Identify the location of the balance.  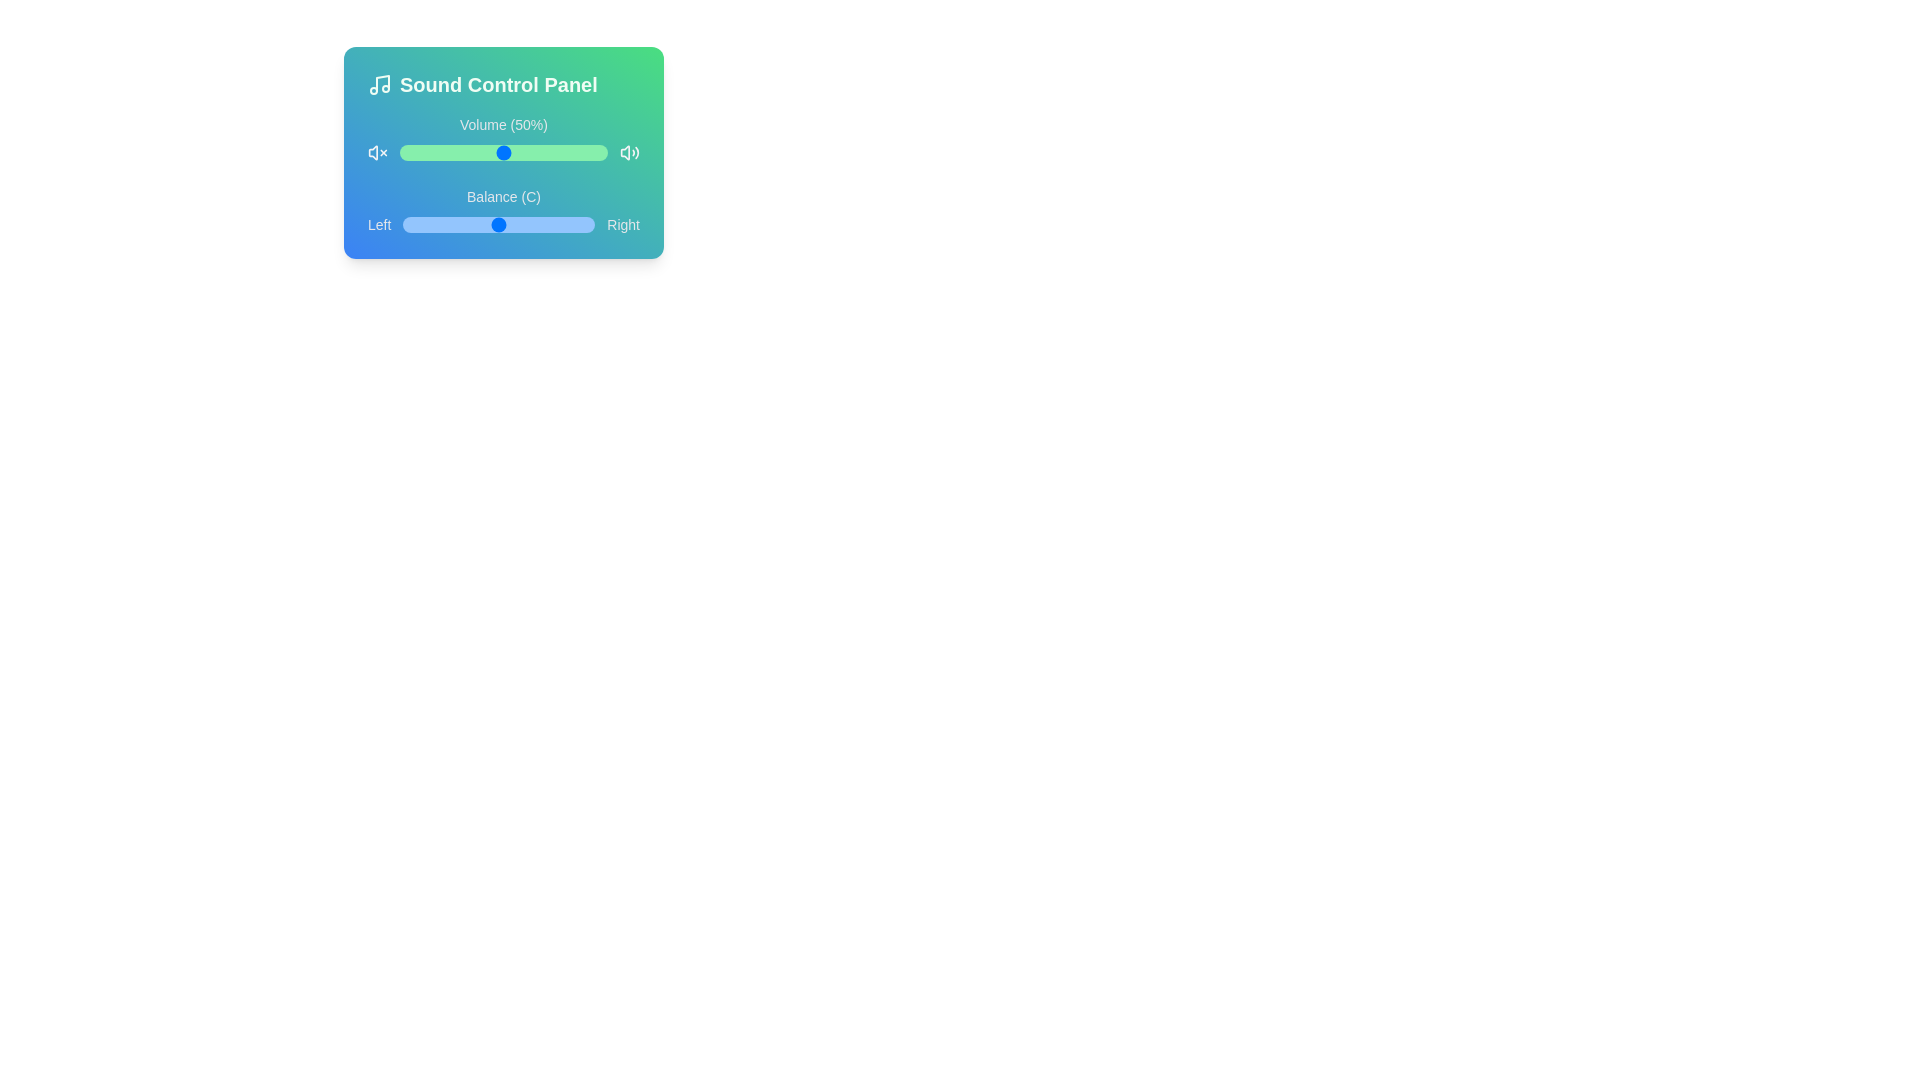
(584, 224).